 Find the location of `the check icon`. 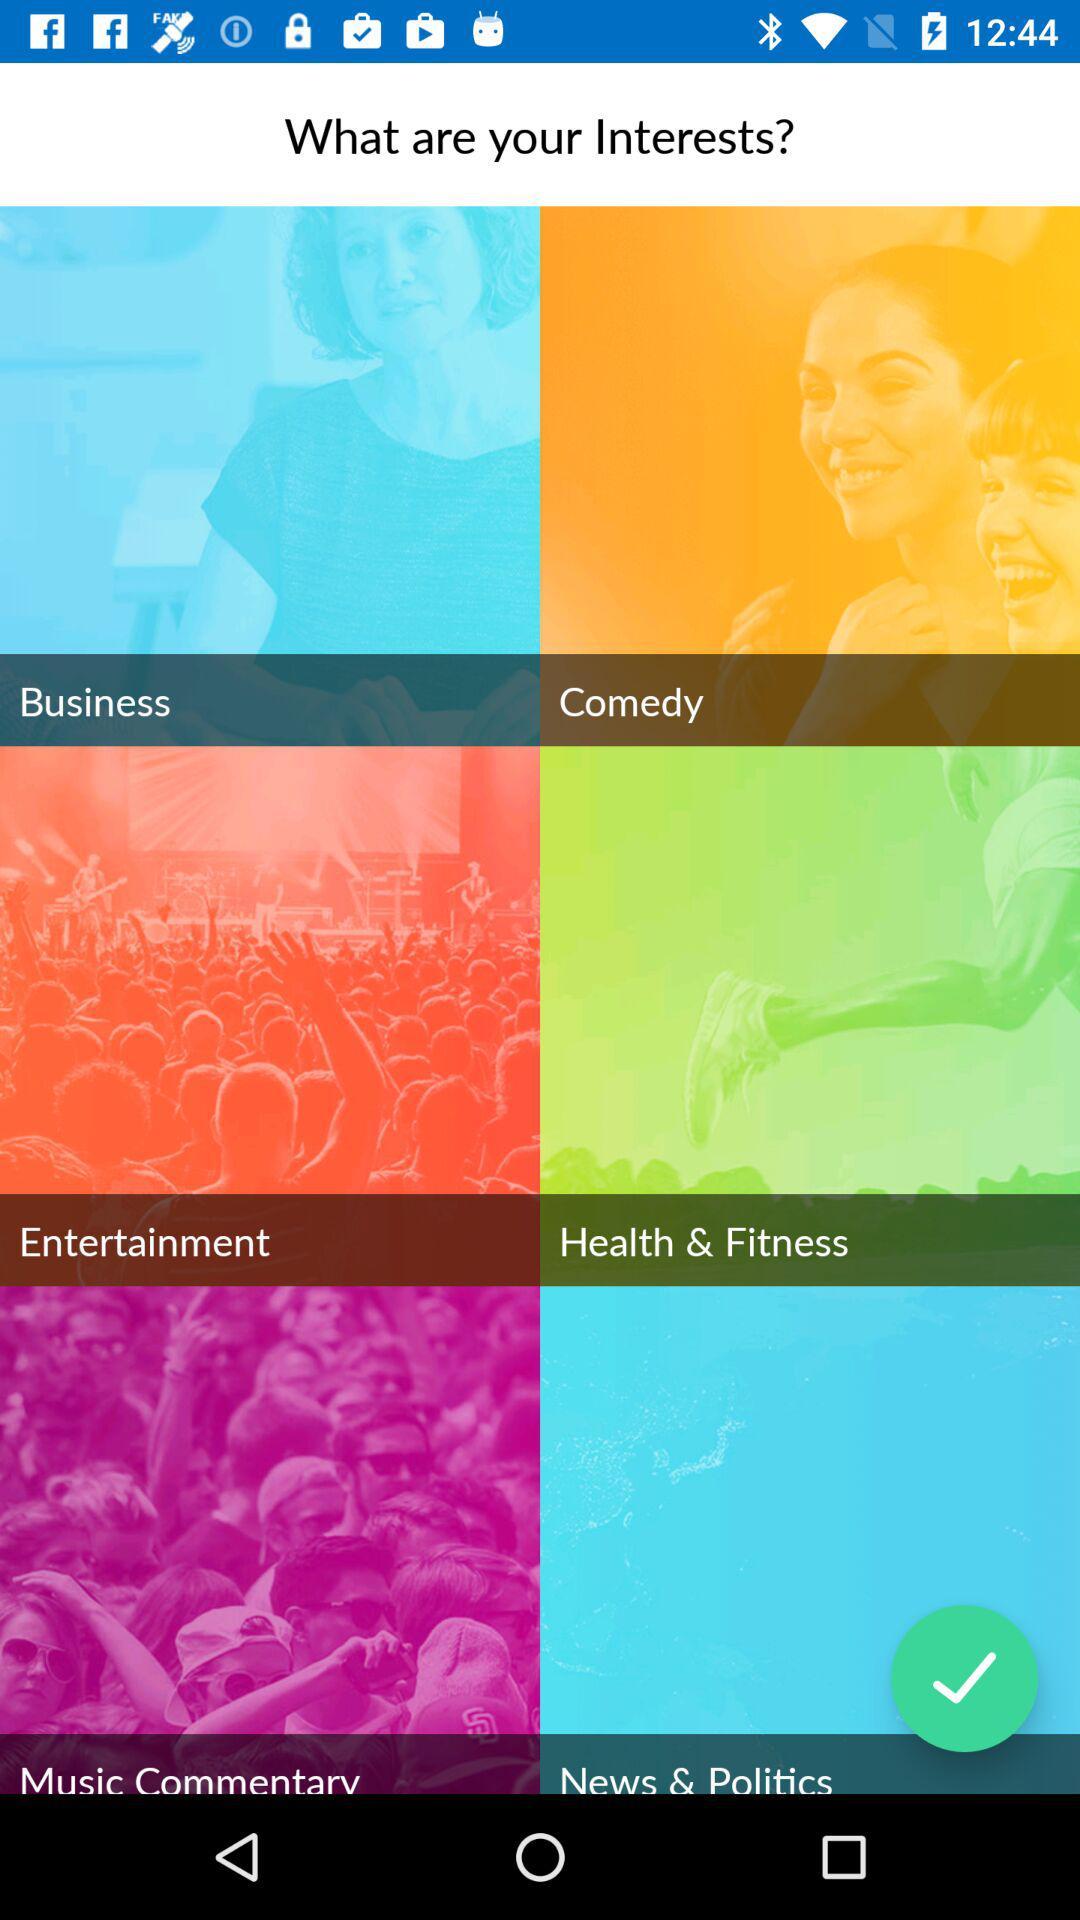

the check icon is located at coordinates (963, 1678).